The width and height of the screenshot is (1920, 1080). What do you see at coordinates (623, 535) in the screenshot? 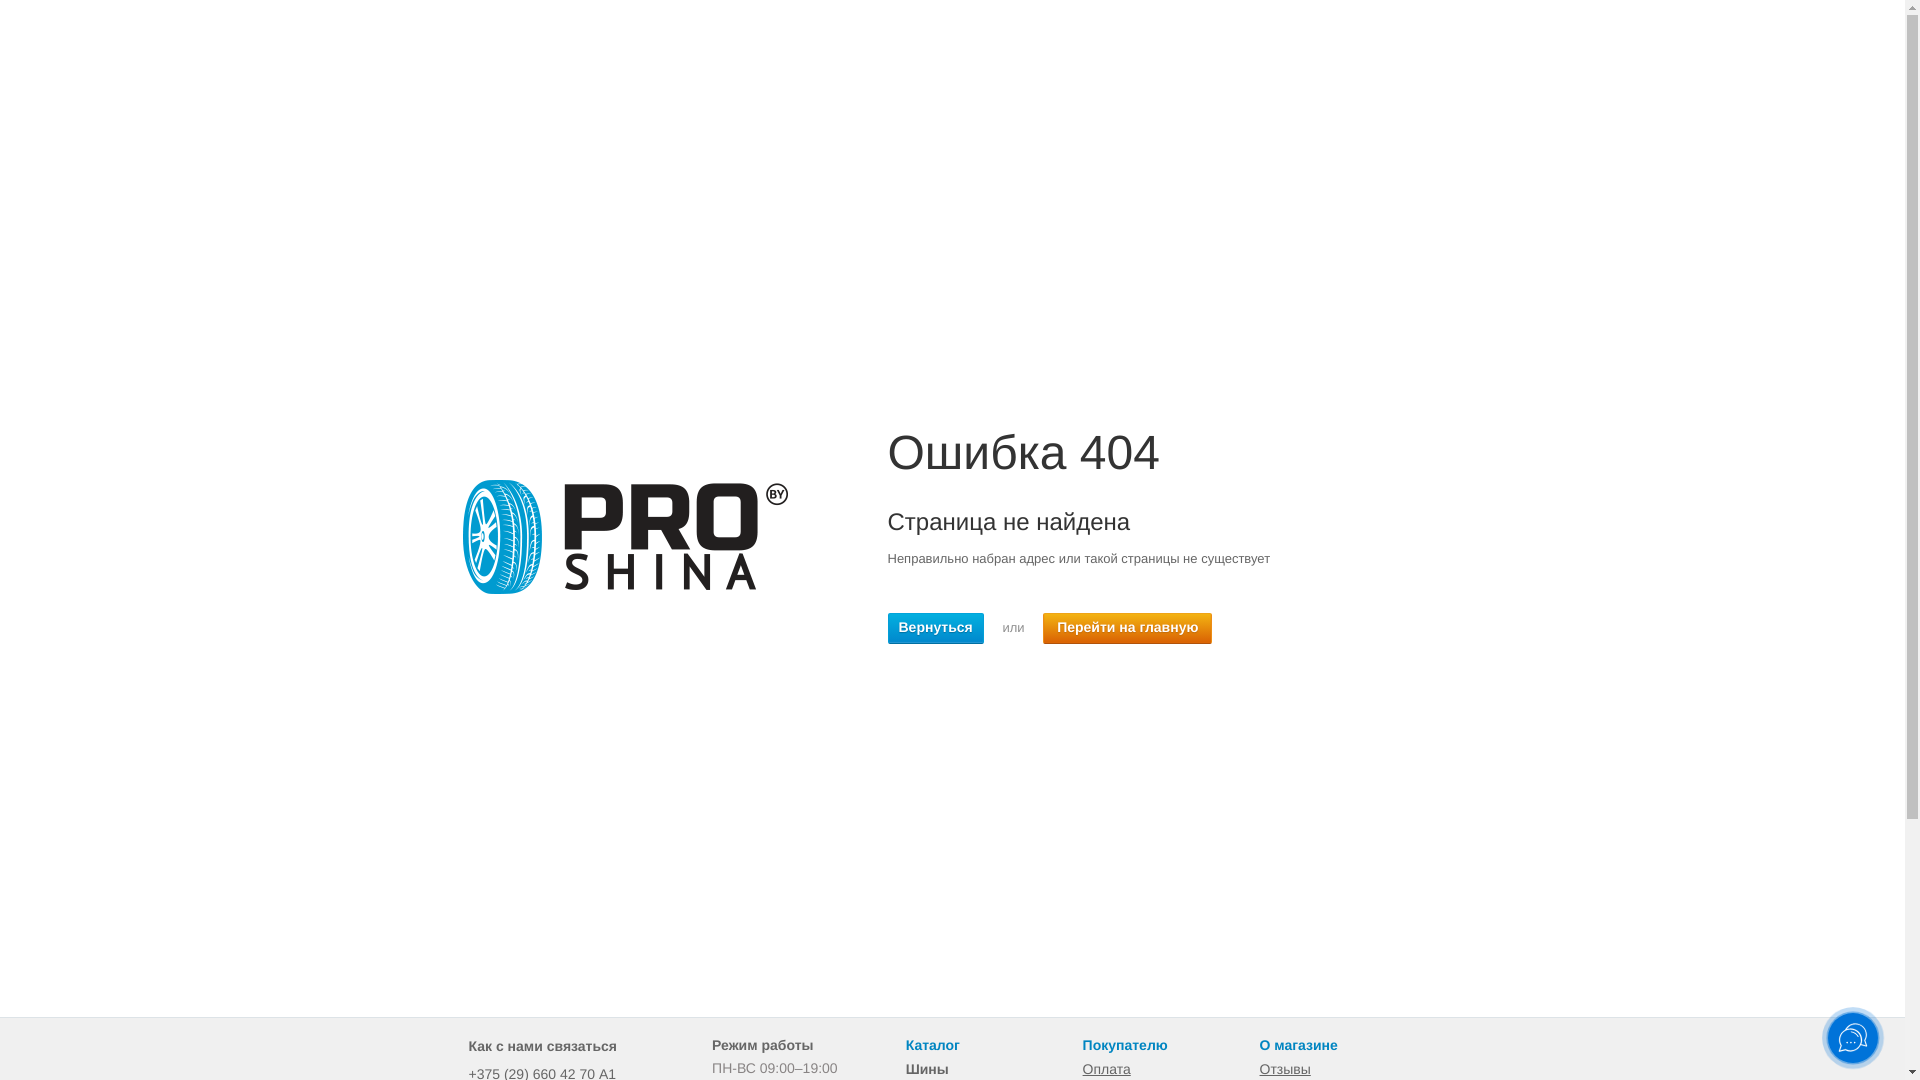
I see `'404'` at bounding box center [623, 535].